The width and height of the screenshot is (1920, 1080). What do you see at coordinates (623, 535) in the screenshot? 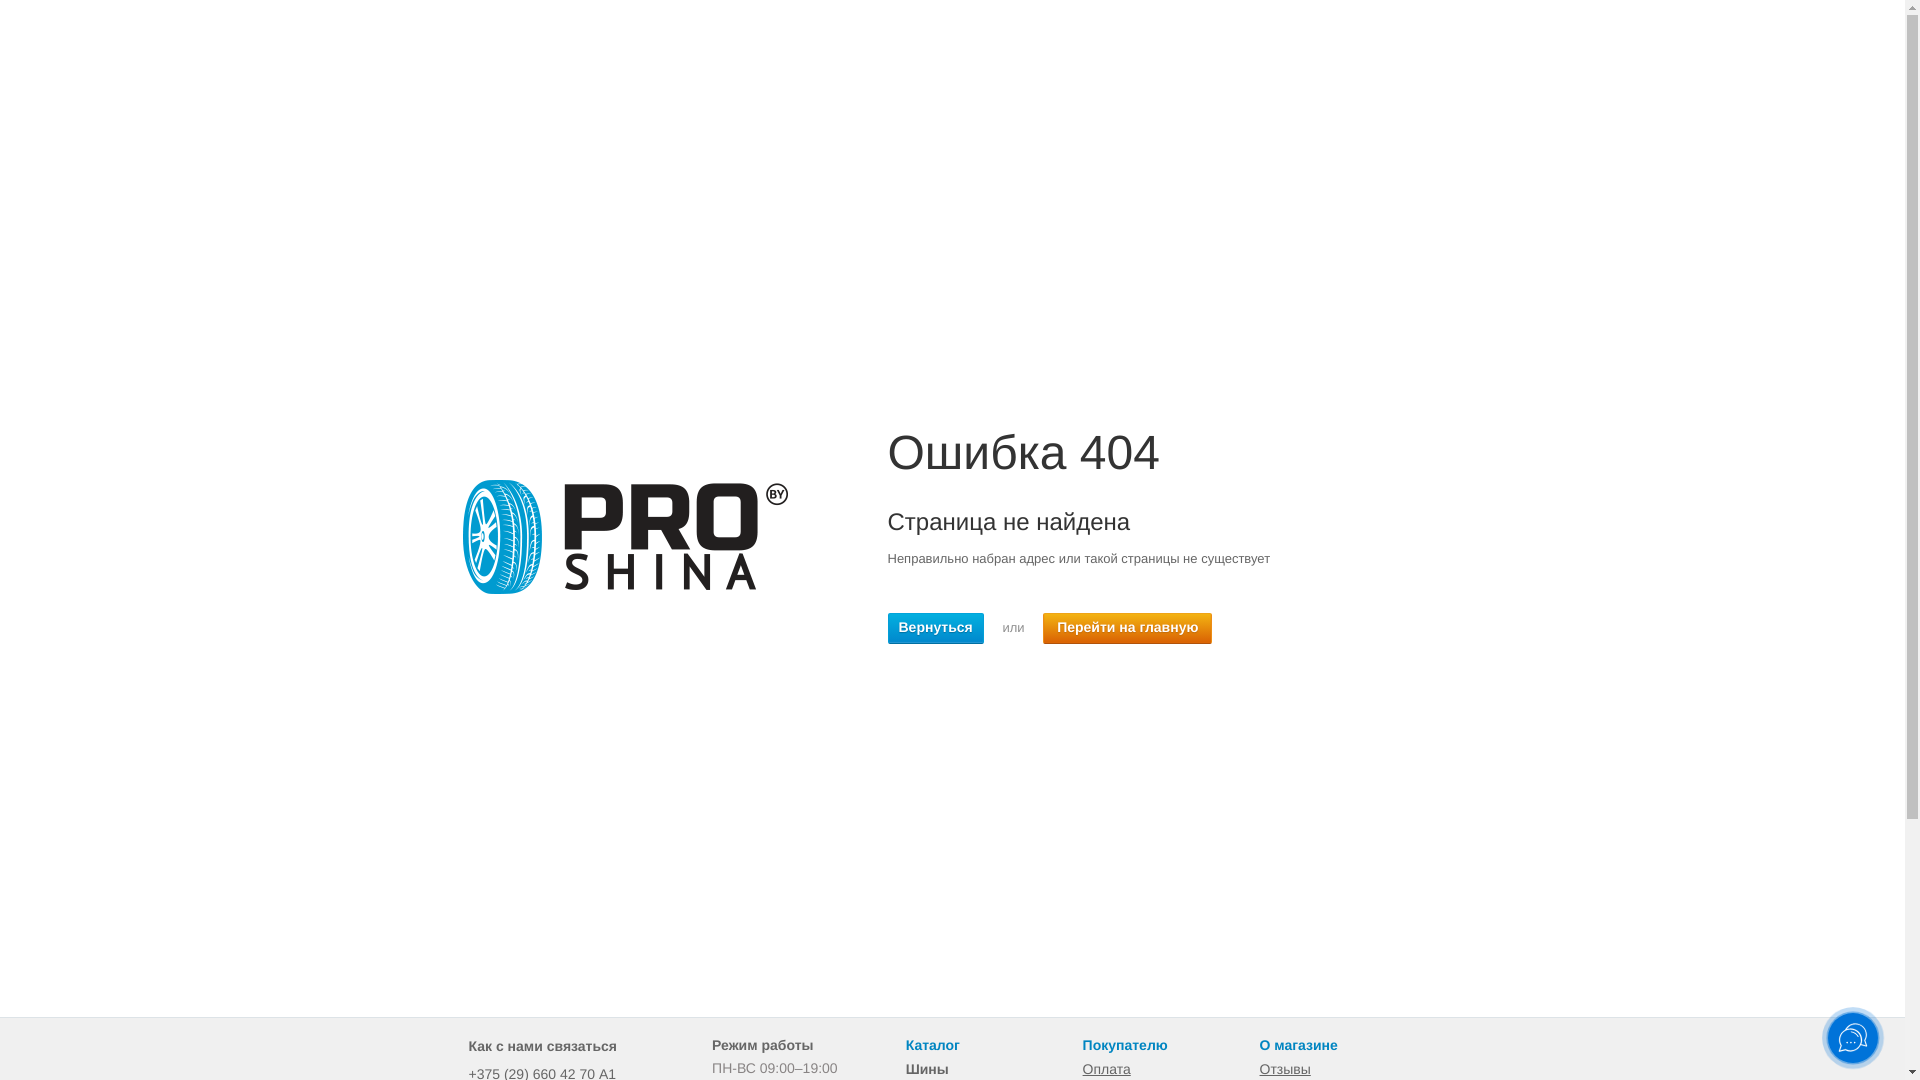
I see `'404'` at bounding box center [623, 535].